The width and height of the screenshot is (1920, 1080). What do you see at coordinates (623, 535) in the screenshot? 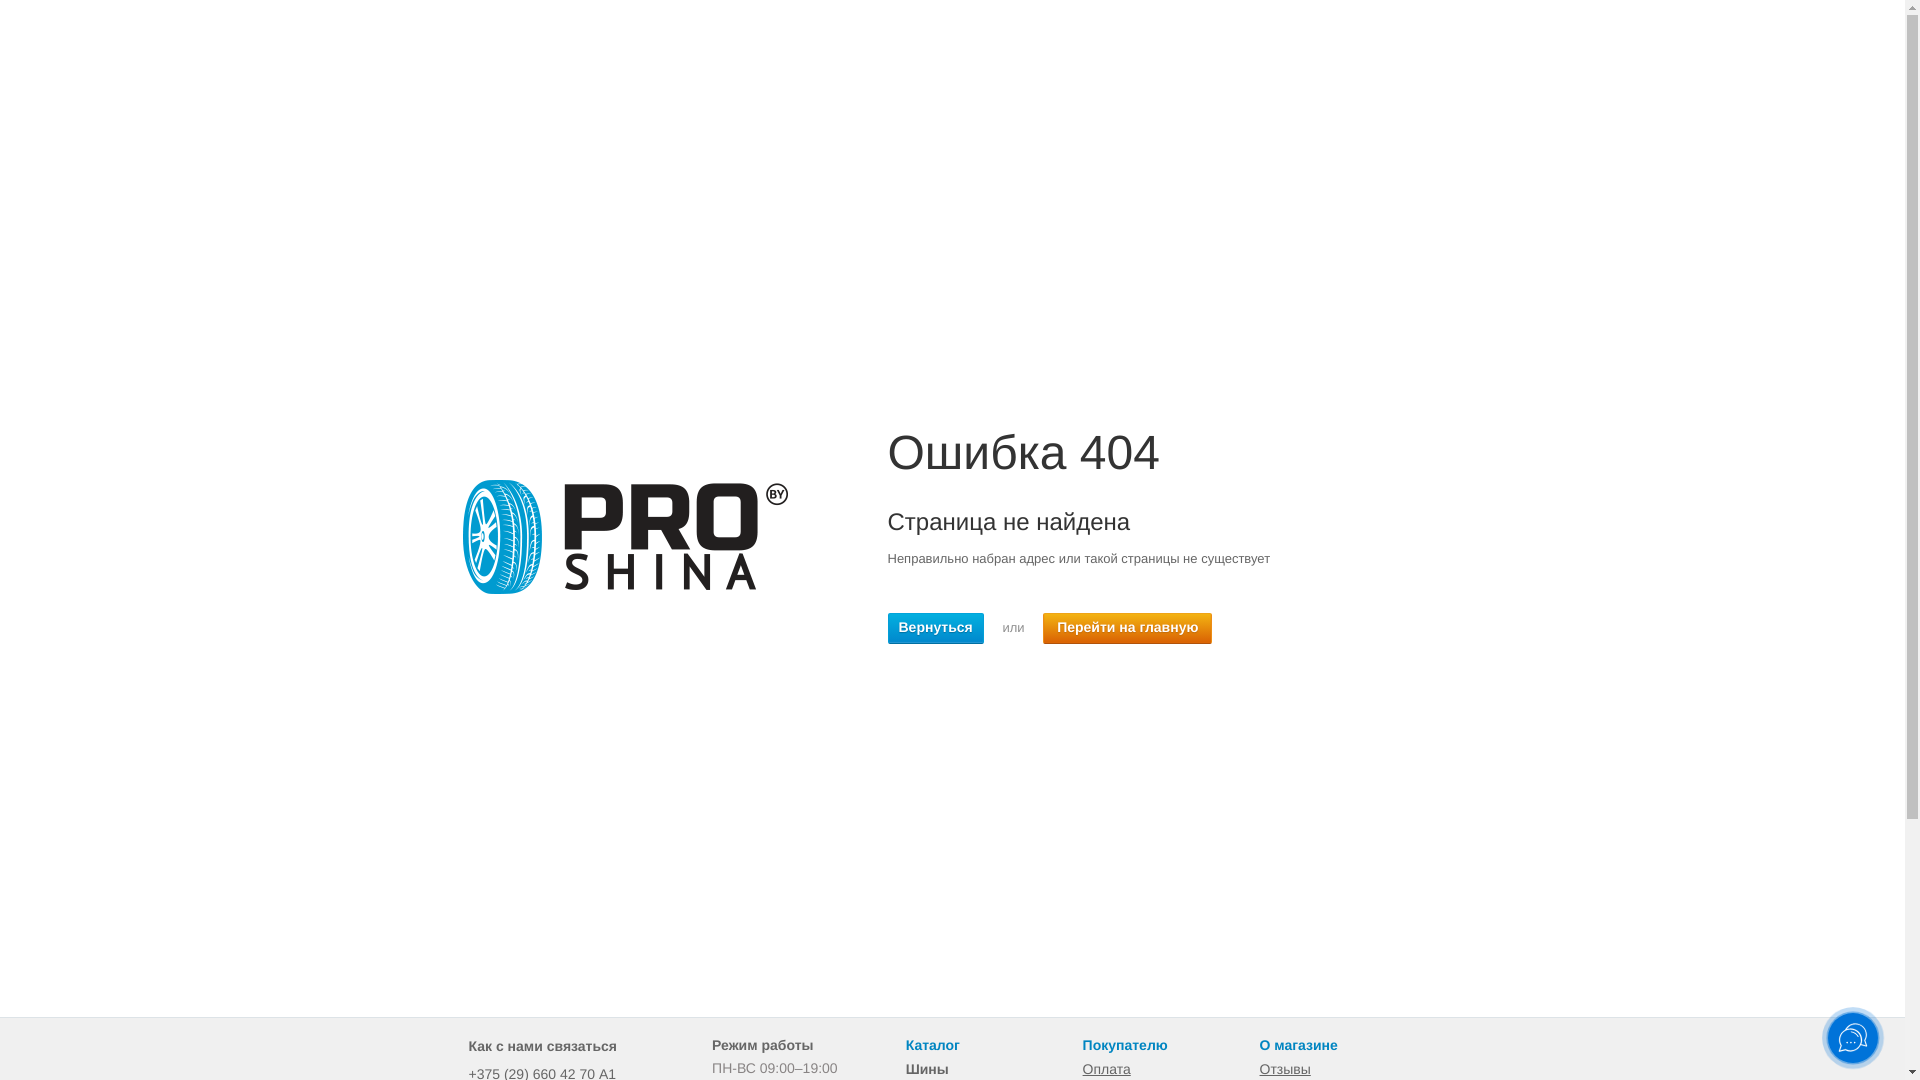
I see `'404'` at bounding box center [623, 535].